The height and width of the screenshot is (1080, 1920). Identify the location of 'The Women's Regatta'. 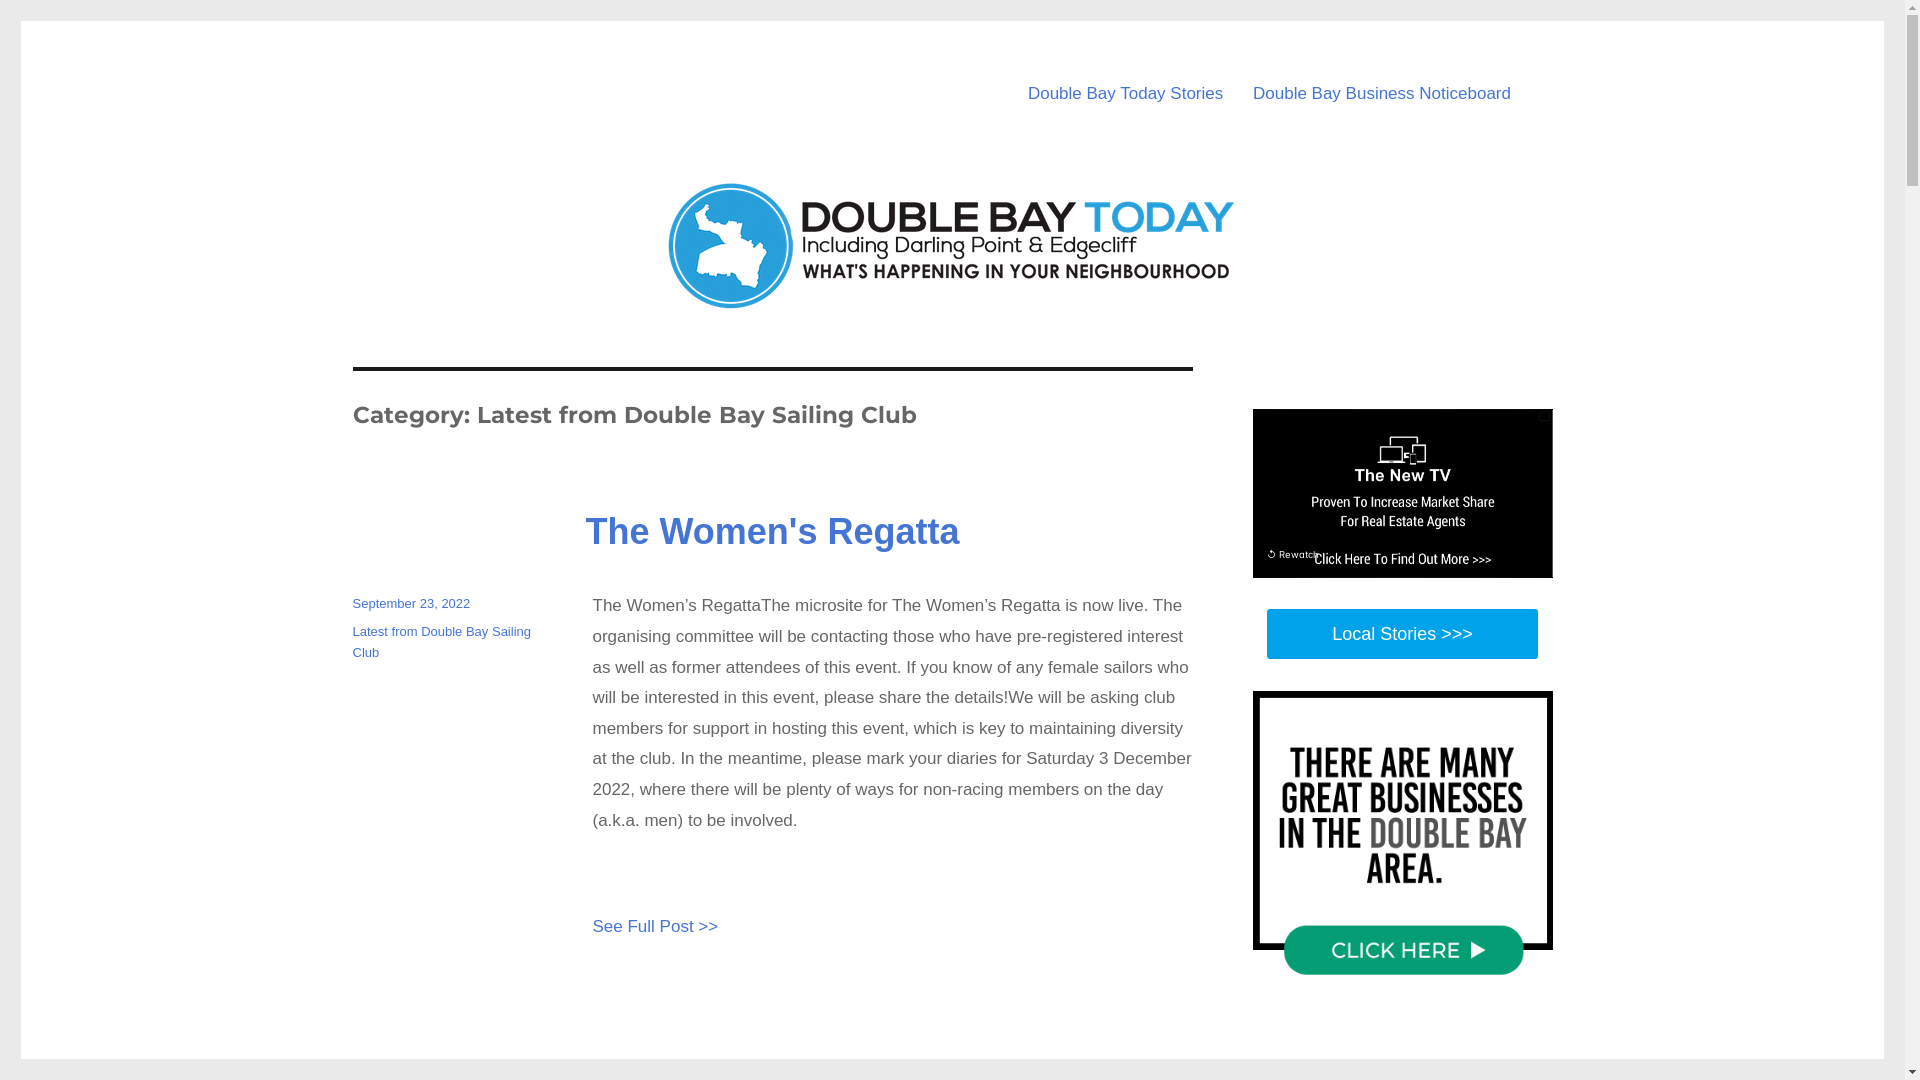
(584, 529).